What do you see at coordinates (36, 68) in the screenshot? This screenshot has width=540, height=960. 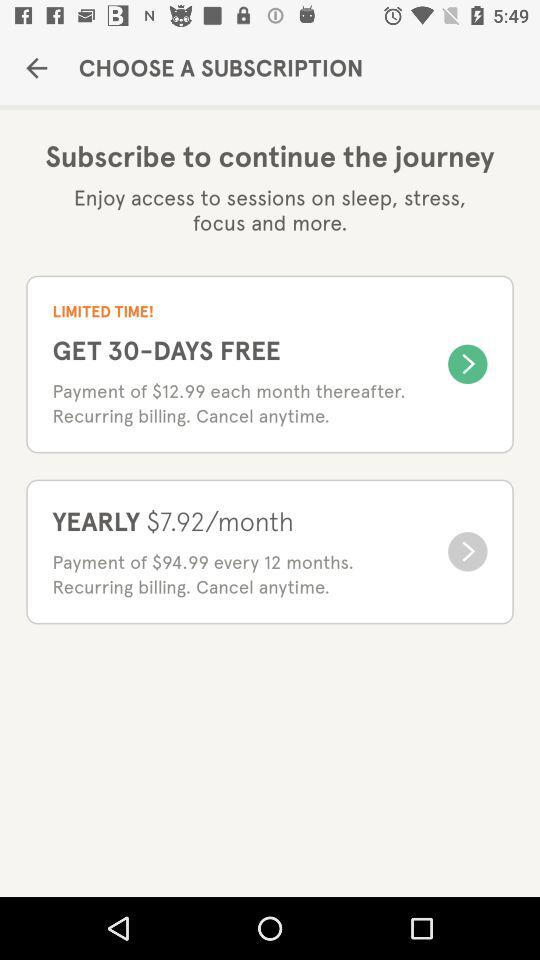 I see `the icon to the left of the choose a subscription` at bounding box center [36, 68].